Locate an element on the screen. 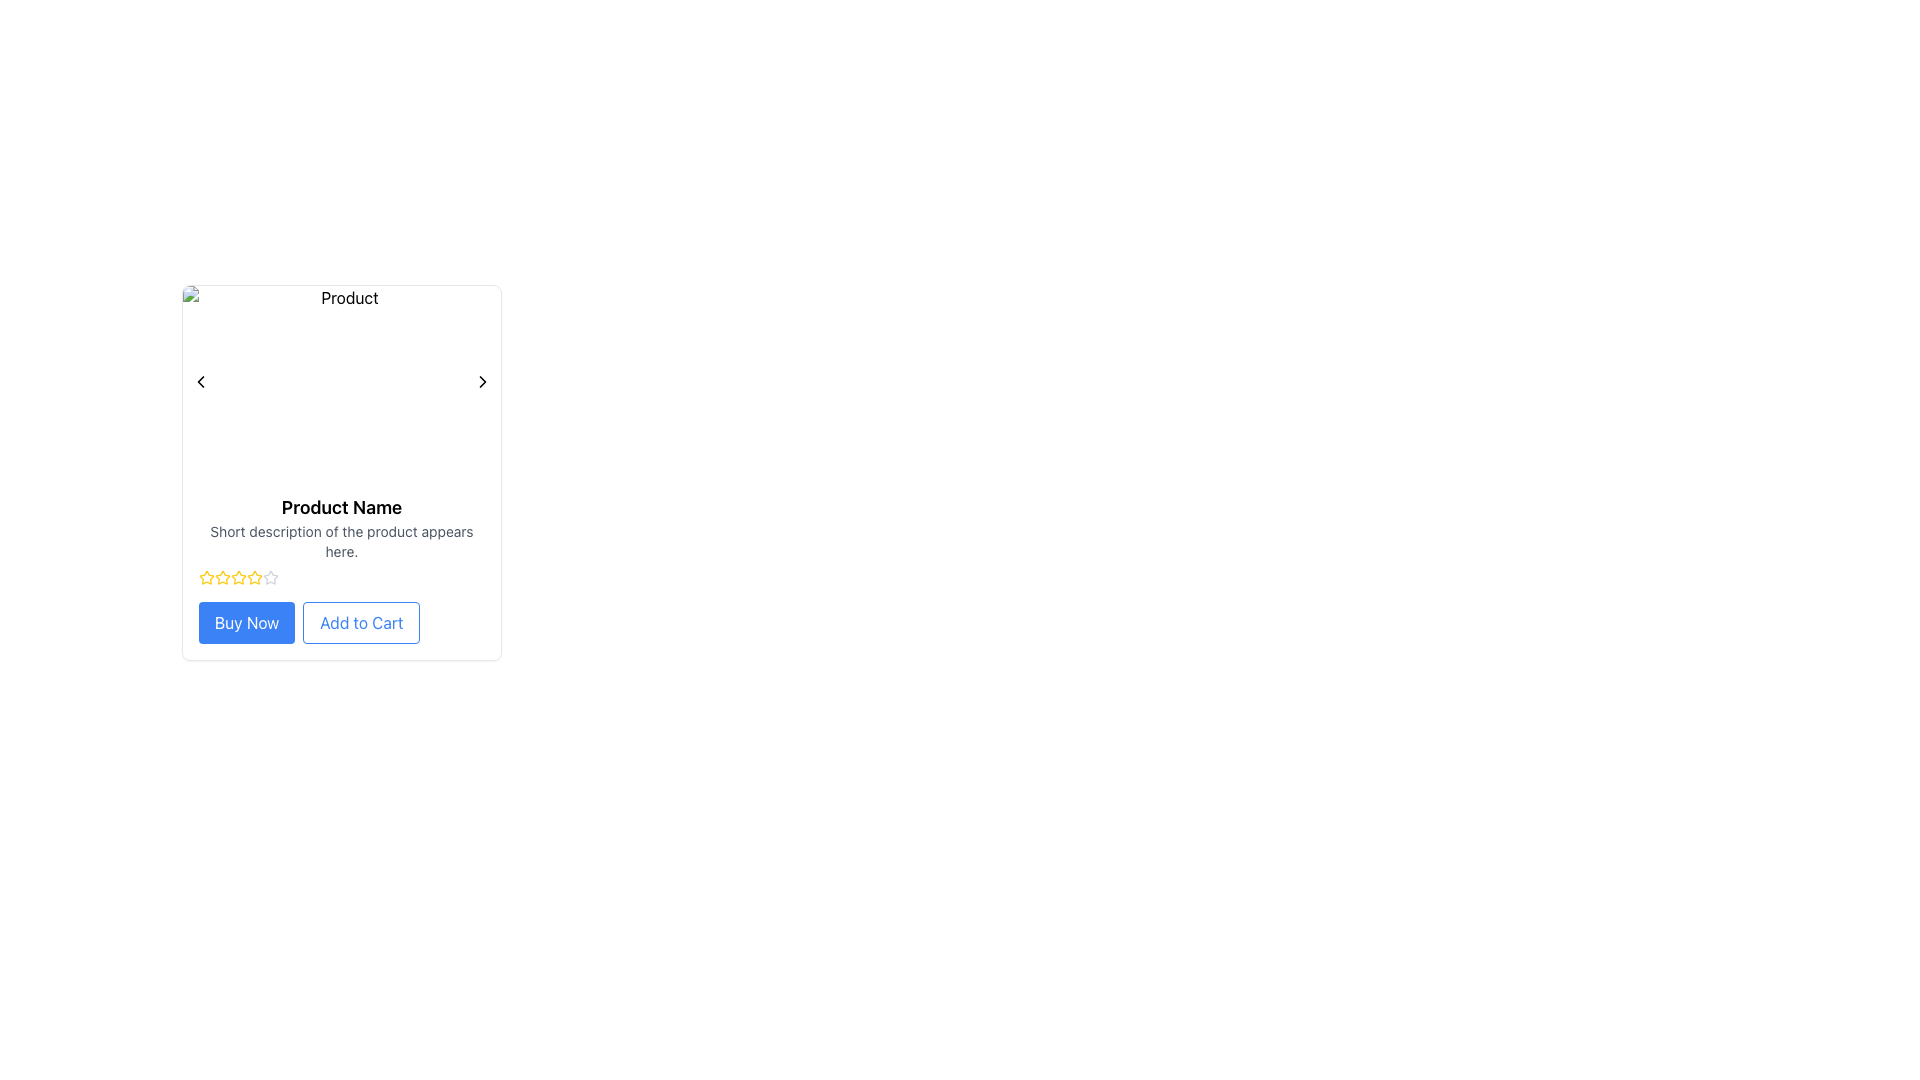  the third star icon in the rating system located underneath the product description section in the card layout is located at coordinates (253, 577).